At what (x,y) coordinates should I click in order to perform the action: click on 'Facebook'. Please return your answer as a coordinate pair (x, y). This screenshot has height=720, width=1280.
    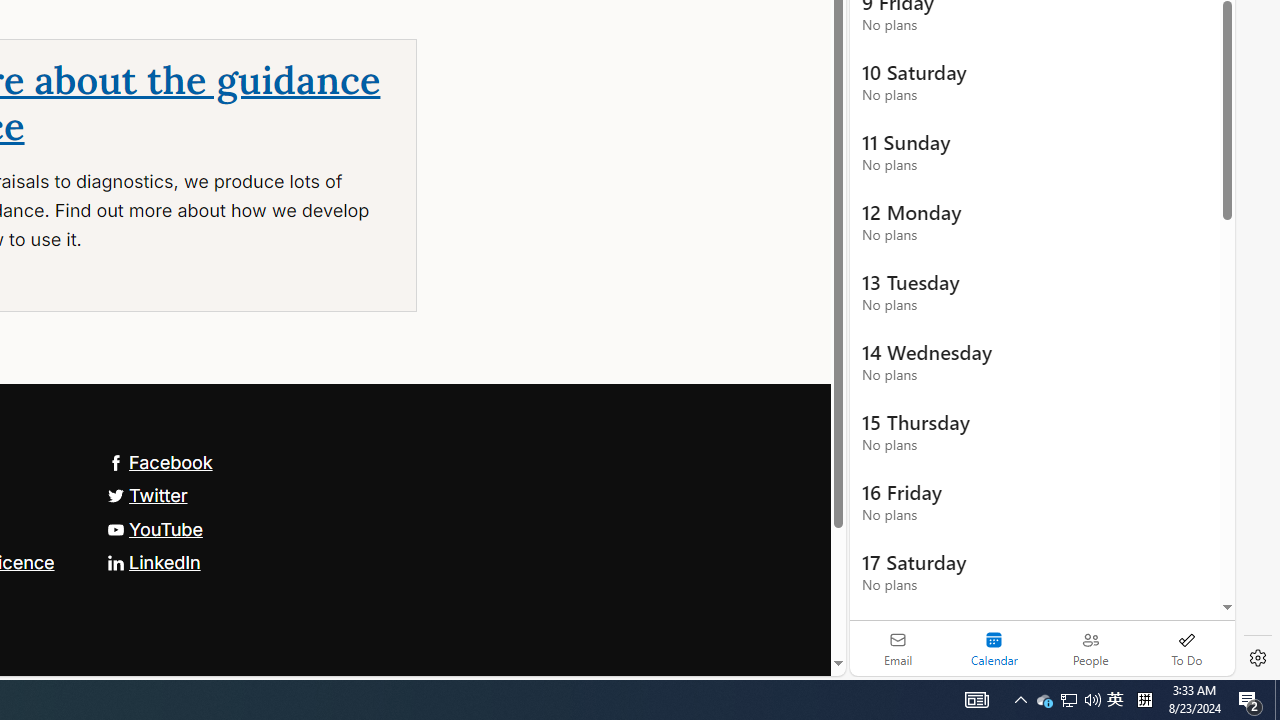
    Looking at the image, I should click on (158, 461).